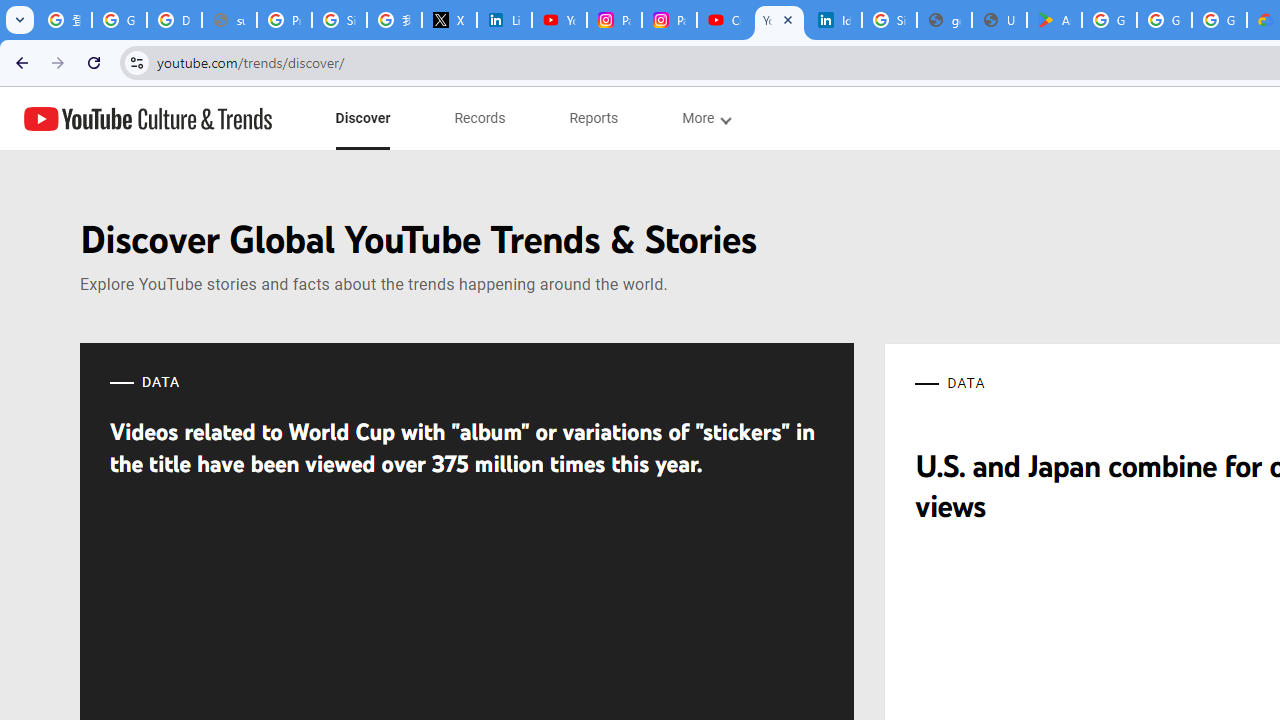 This screenshot has height=720, width=1280. I want to click on 'JUMP TO CONTENT', so click(209, 119).